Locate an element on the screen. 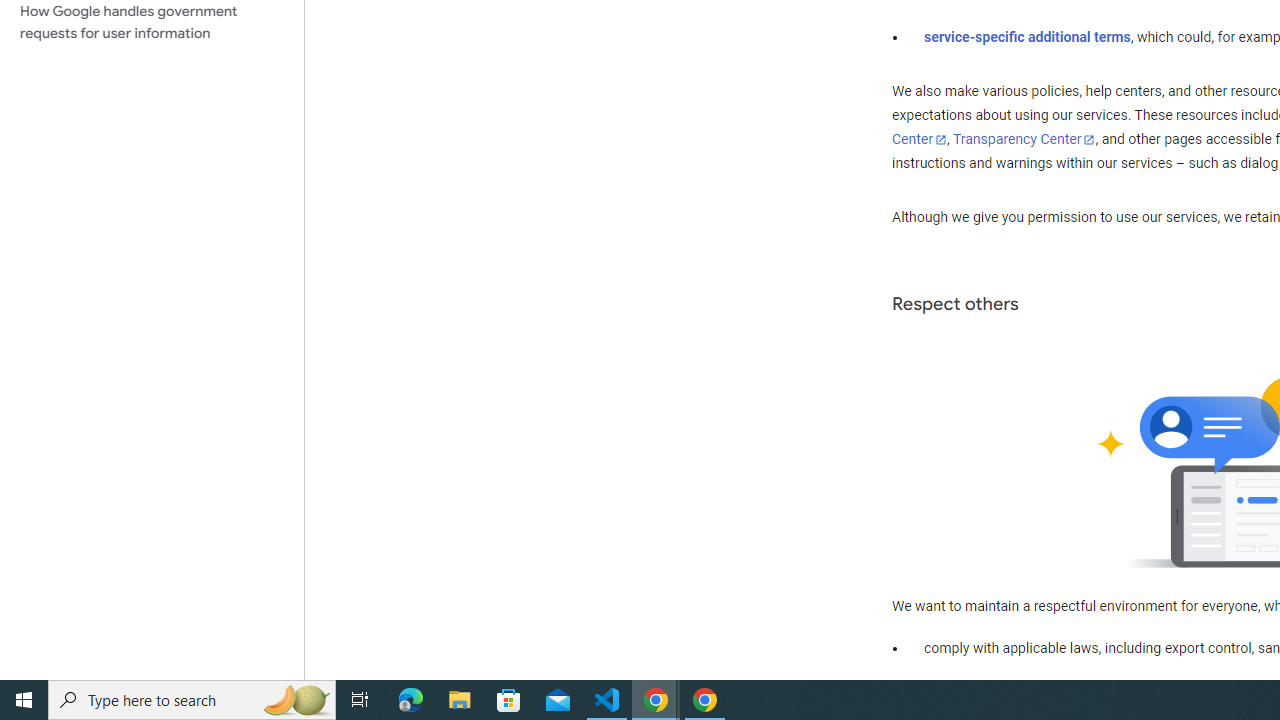 This screenshot has width=1280, height=720. 'service-specific additional terms' is located at coordinates (1027, 37).